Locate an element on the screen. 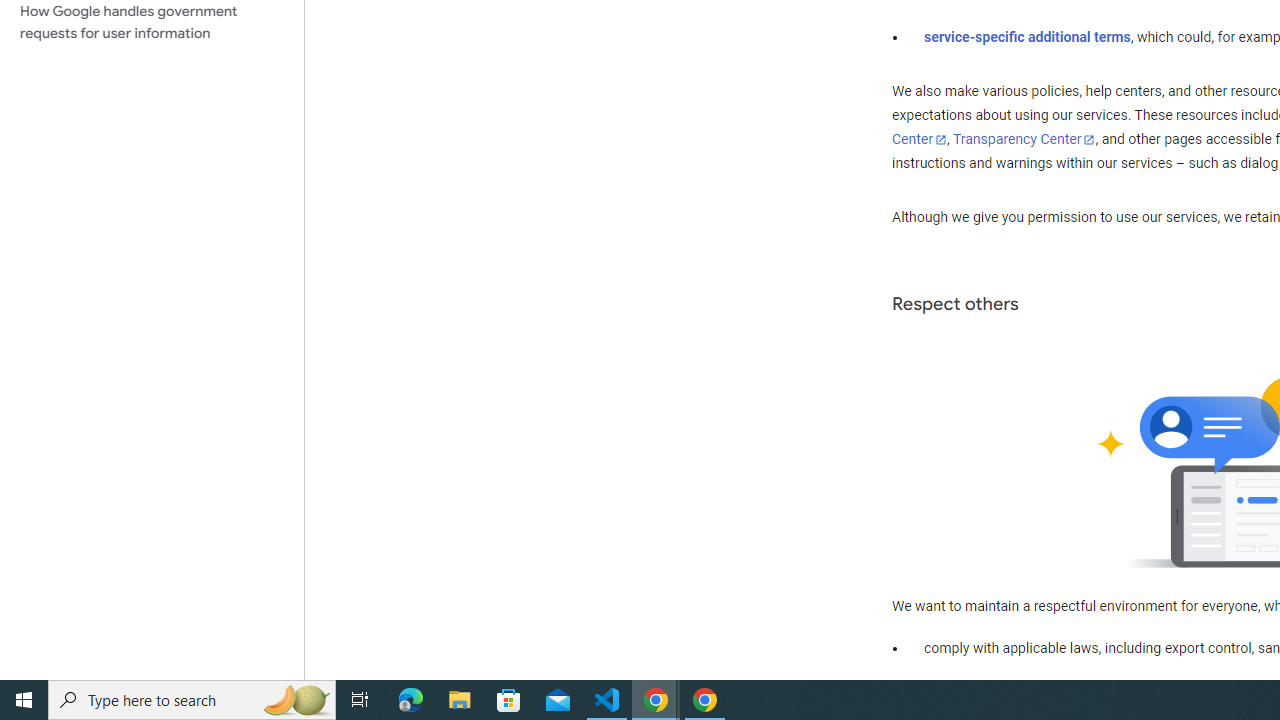 This screenshot has width=1280, height=720. 'service-specific additional terms' is located at coordinates (1027, 37).